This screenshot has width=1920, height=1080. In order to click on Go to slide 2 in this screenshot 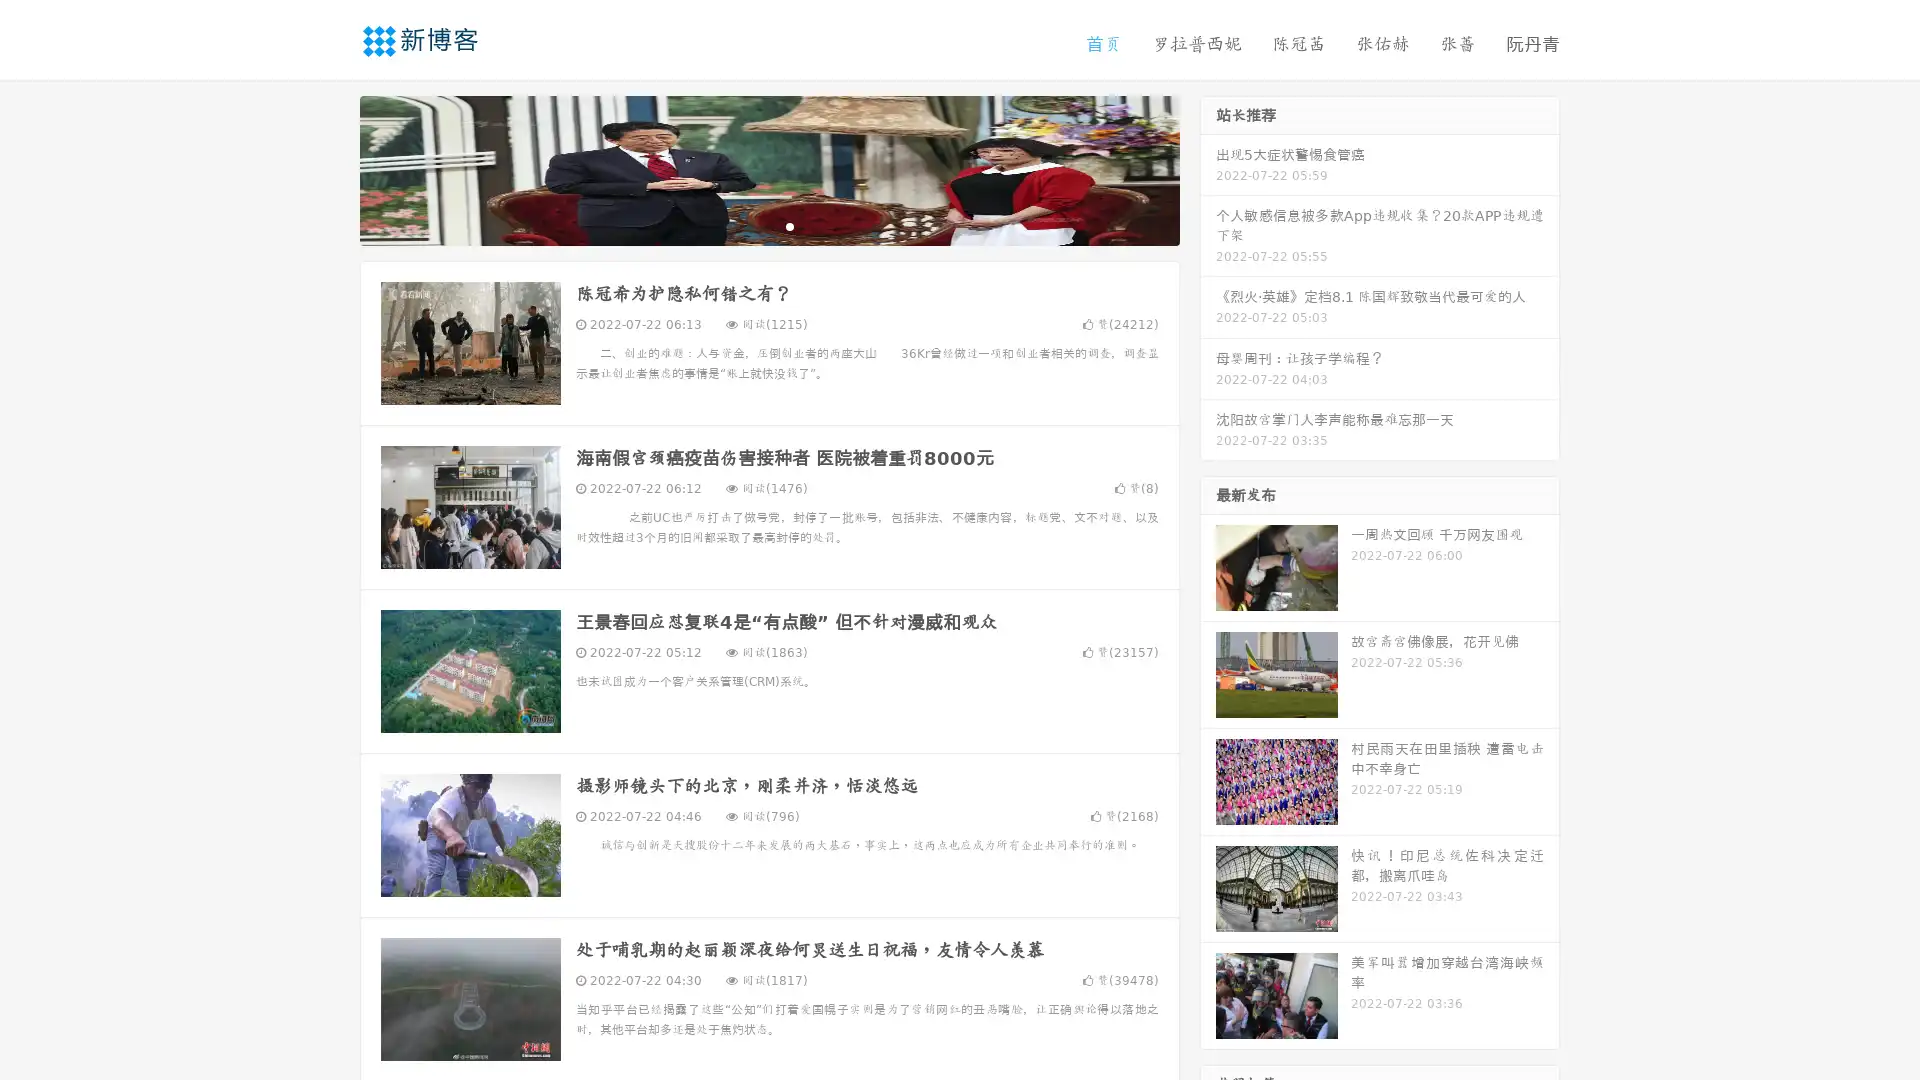, I will do `click(768, 225)`.